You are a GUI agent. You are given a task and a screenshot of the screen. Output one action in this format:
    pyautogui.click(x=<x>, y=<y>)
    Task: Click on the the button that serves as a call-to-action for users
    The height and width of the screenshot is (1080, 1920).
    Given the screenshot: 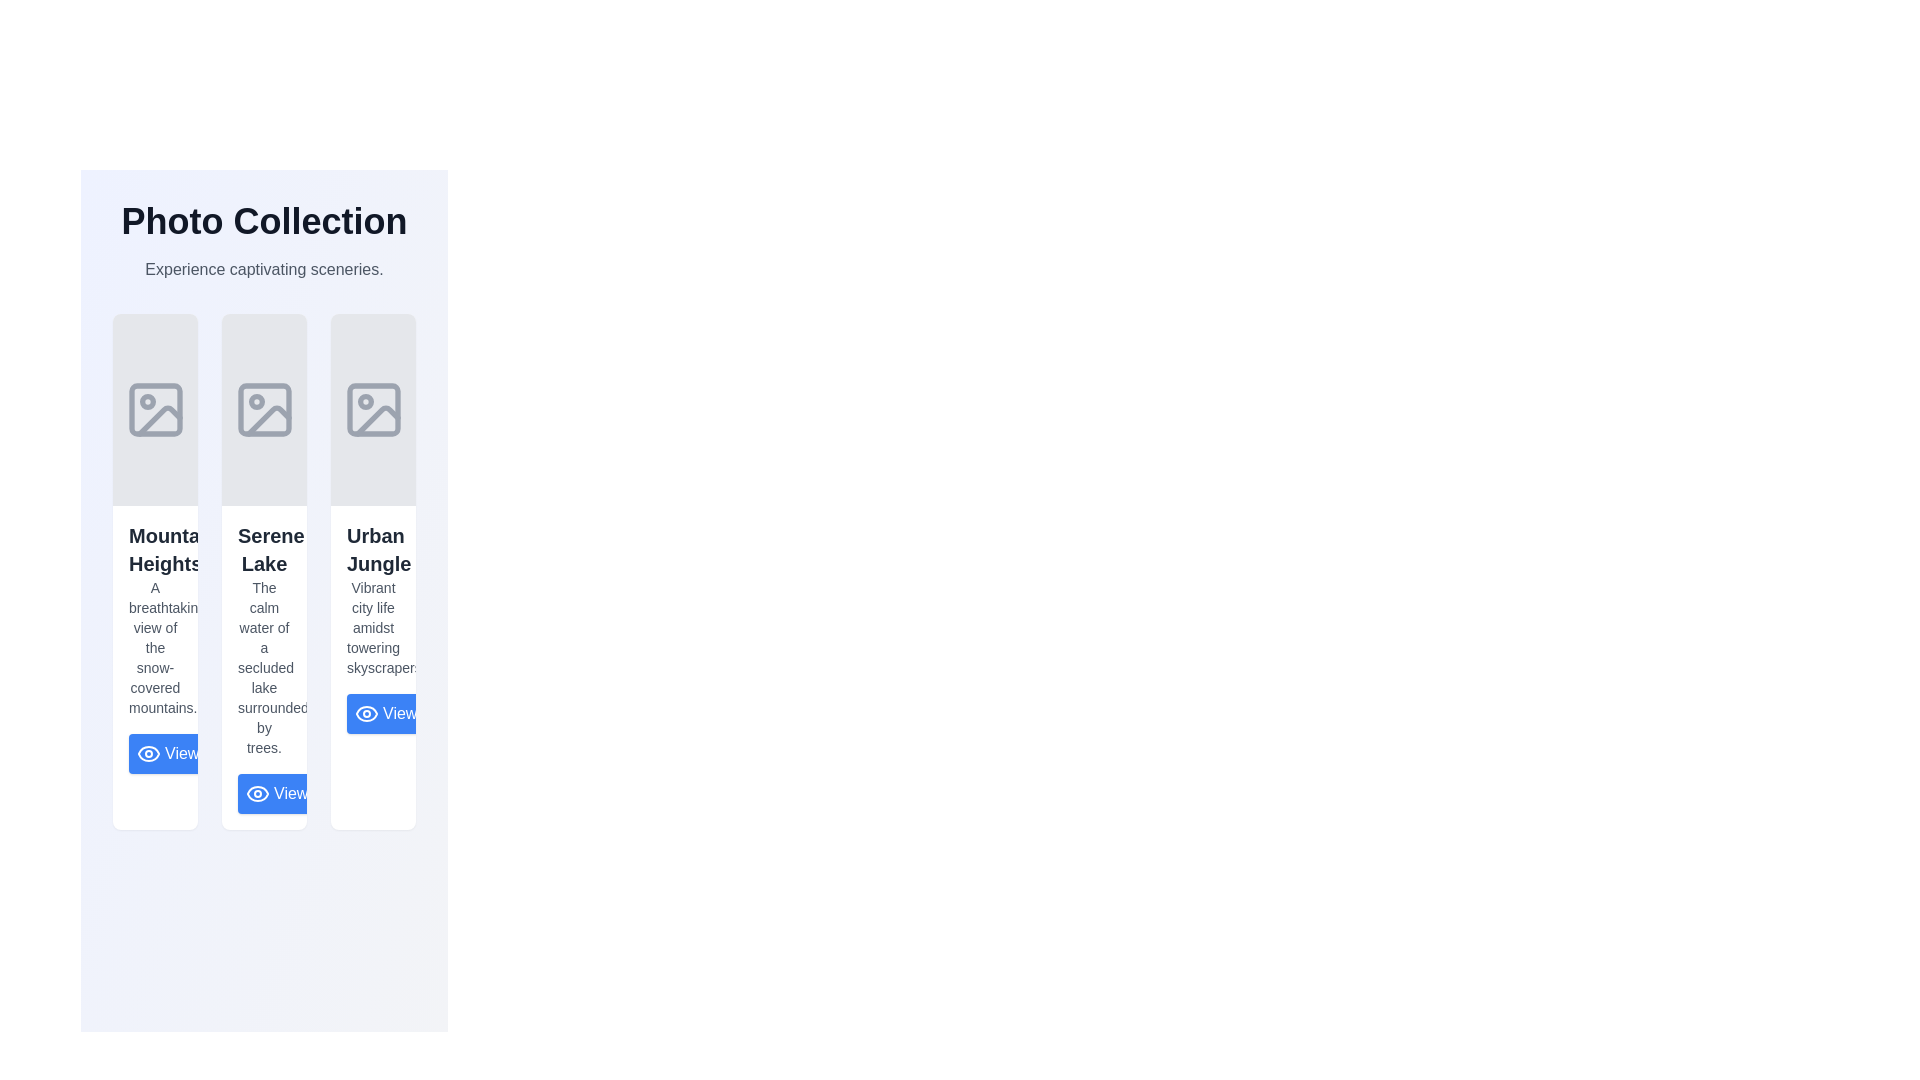 What is the action you would take?
    pyautogui.click(x=168, y=753)
    